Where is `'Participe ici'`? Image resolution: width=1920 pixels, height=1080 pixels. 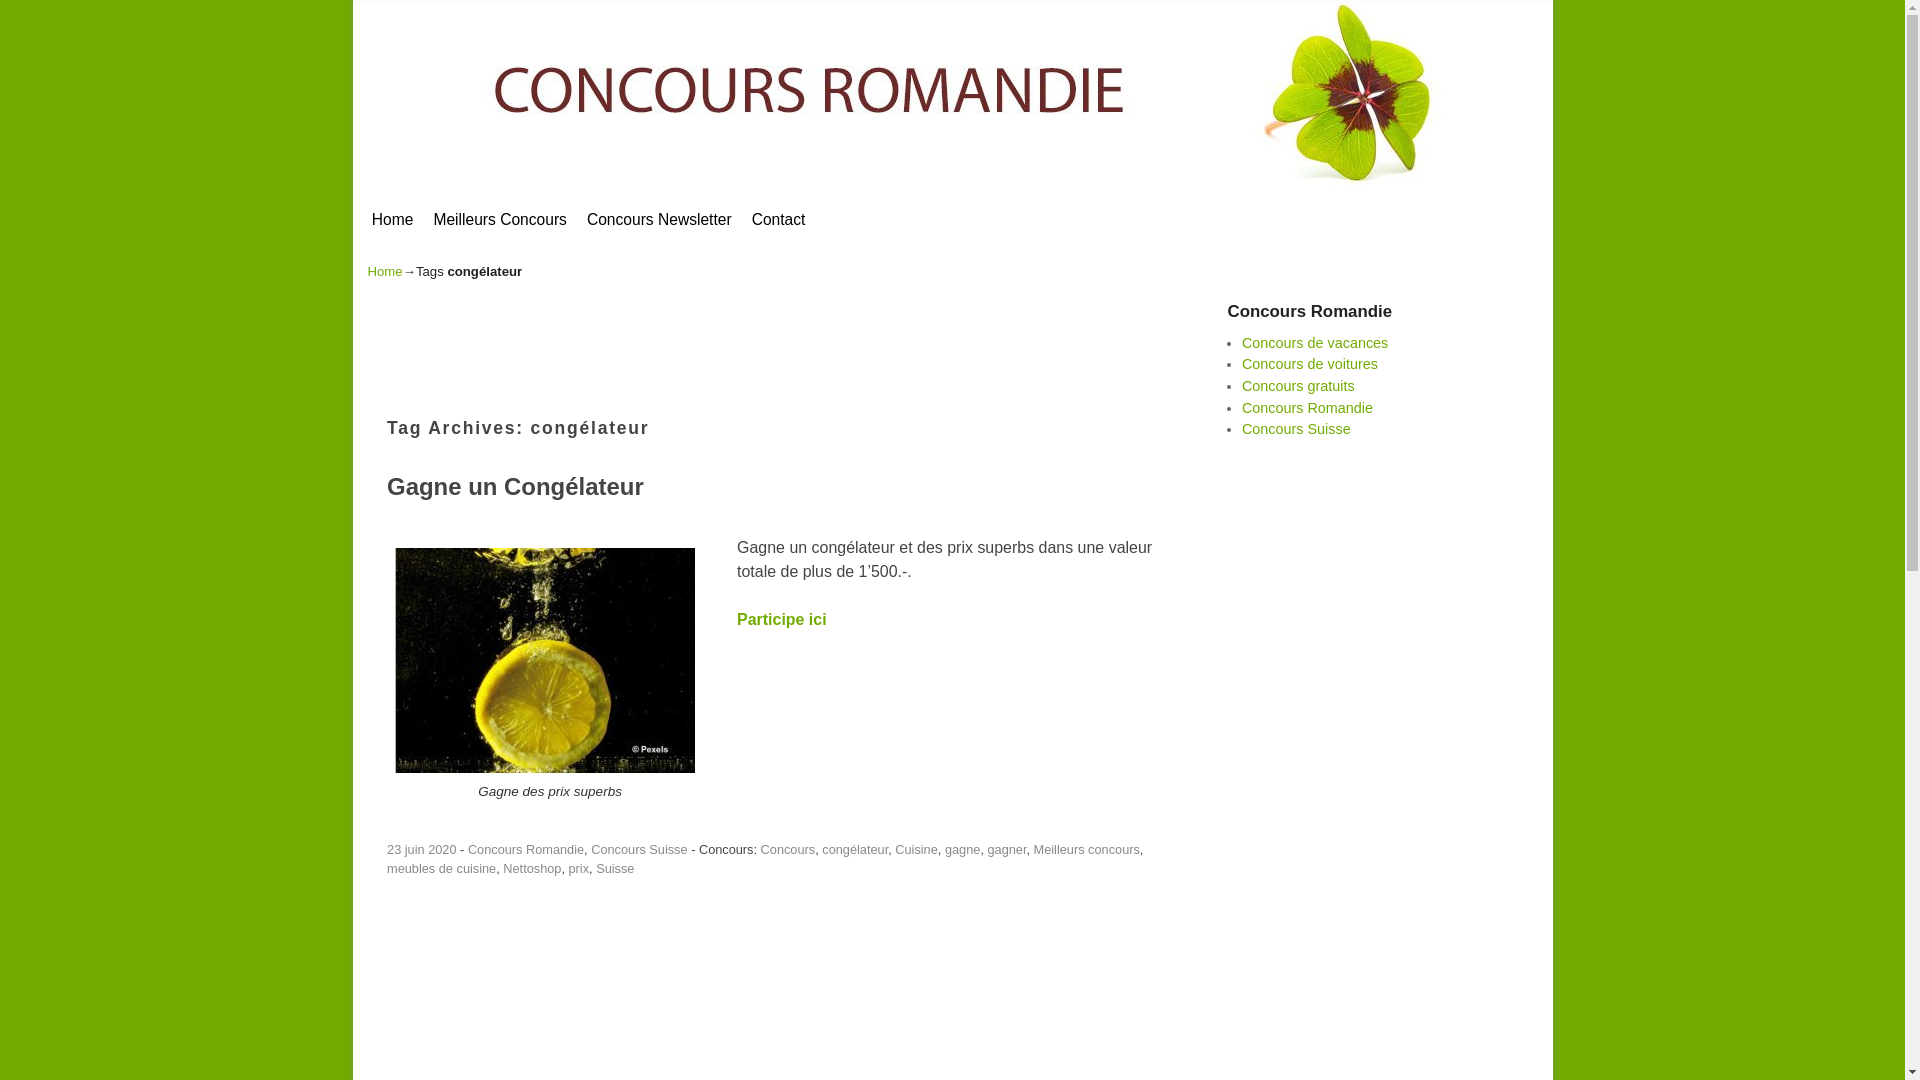
'Participe ici' is located at coordinates (781, 618).